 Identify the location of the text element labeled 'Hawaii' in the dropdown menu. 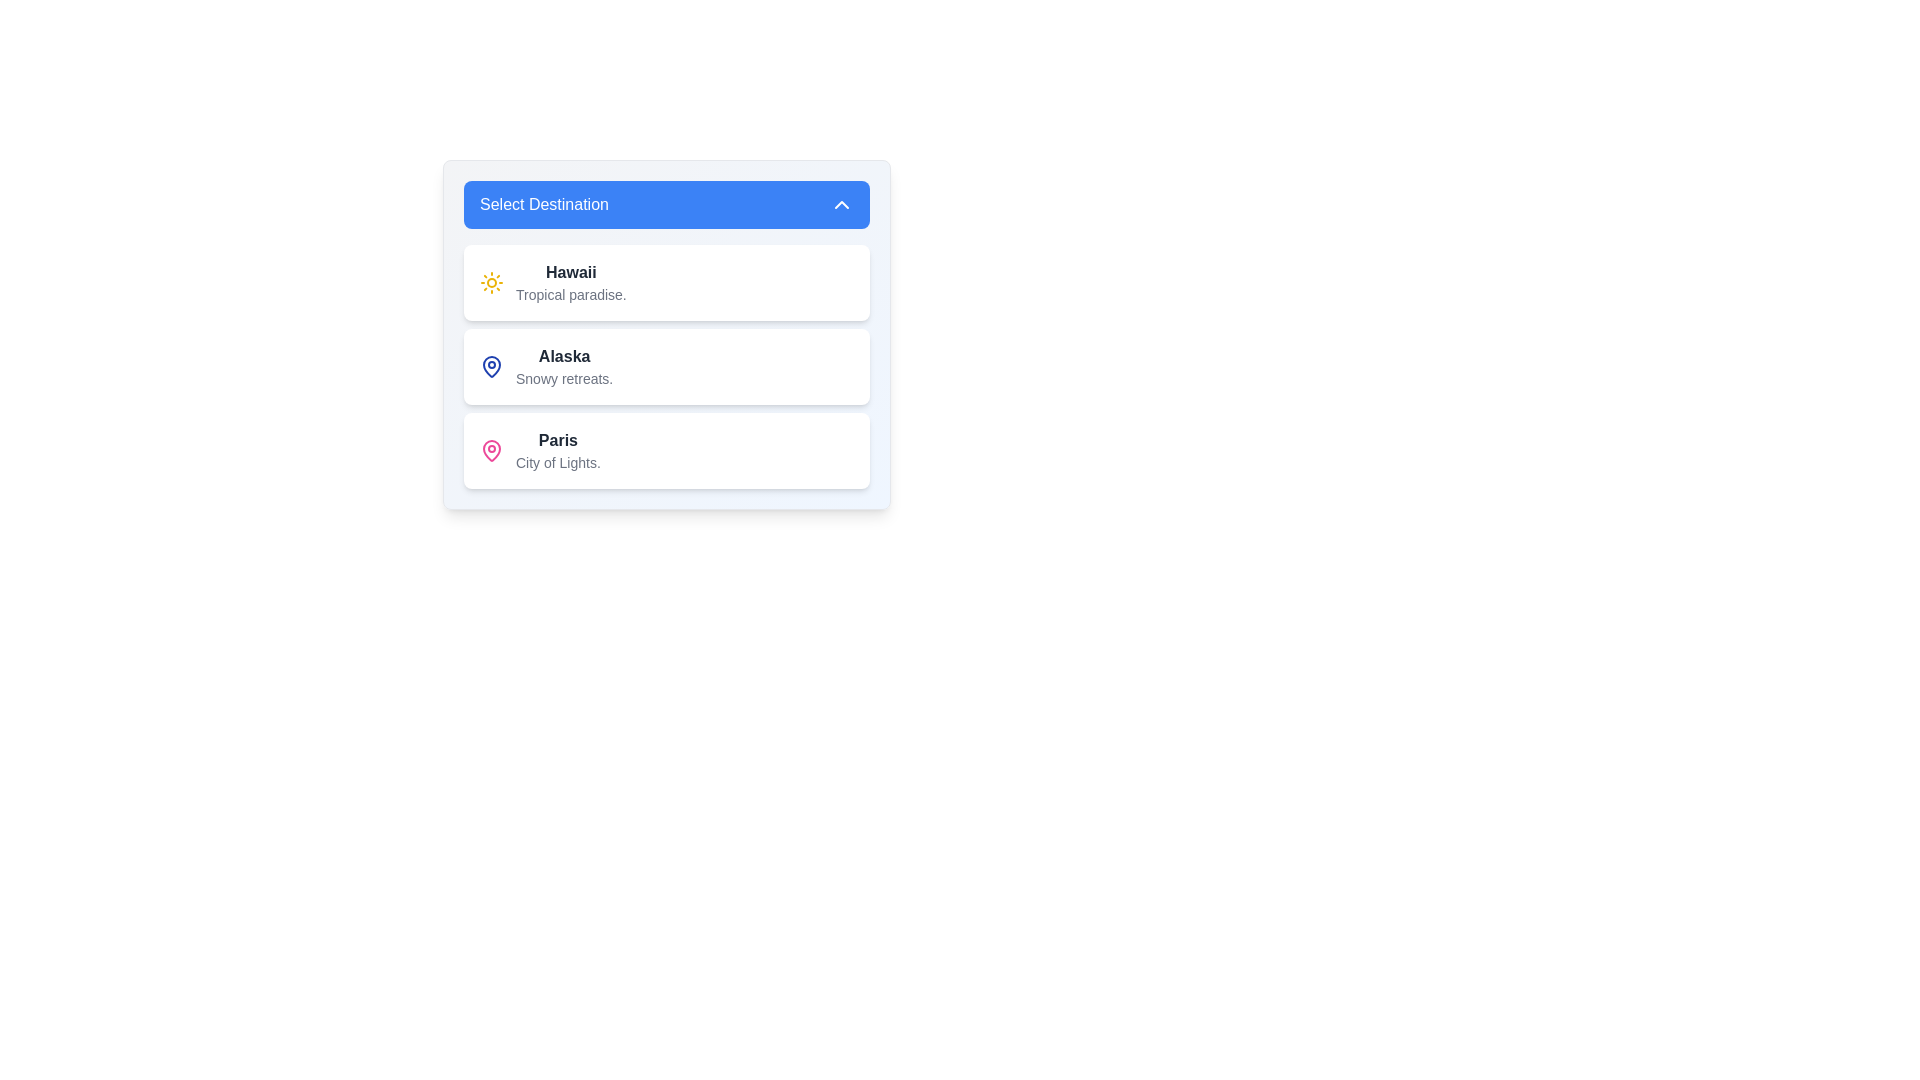
(570, 282).